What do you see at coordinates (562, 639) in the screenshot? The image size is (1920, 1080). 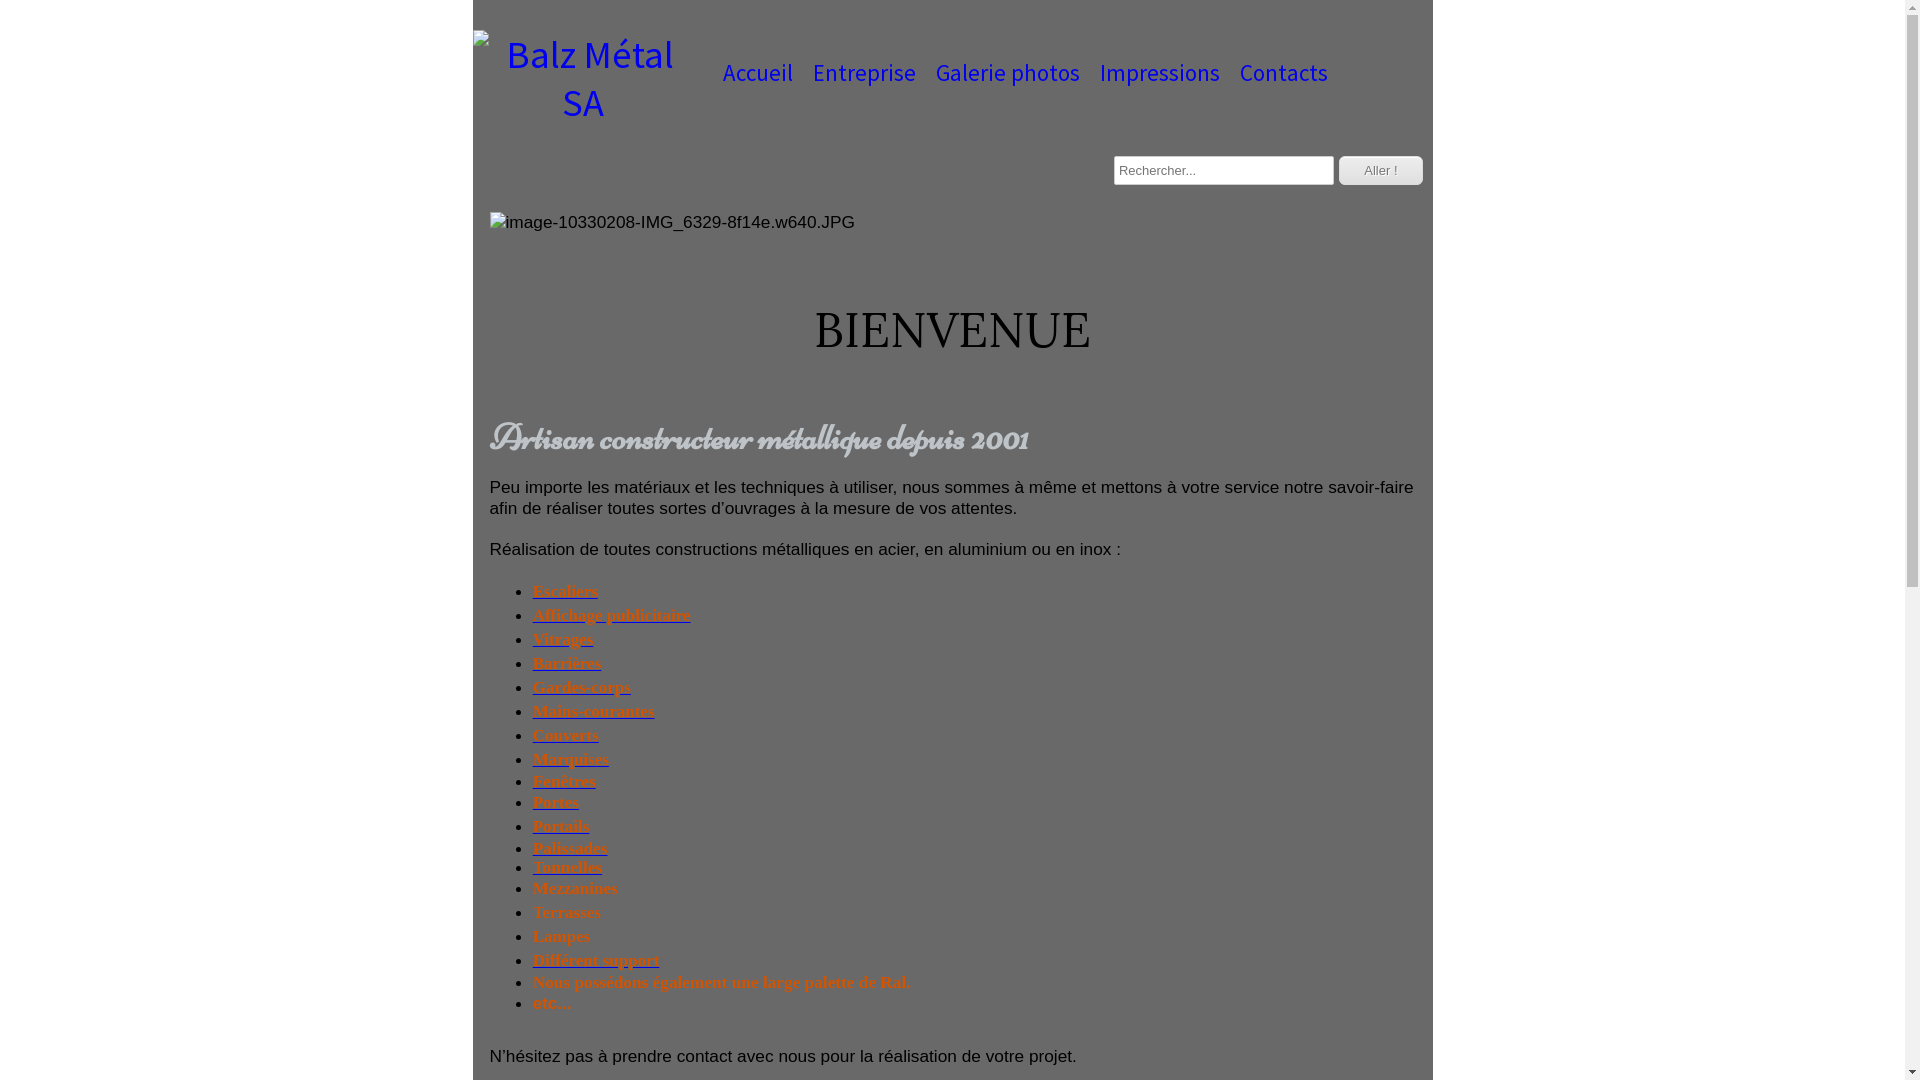 I see `'Vitrages'` at bounding box center [562, 639].